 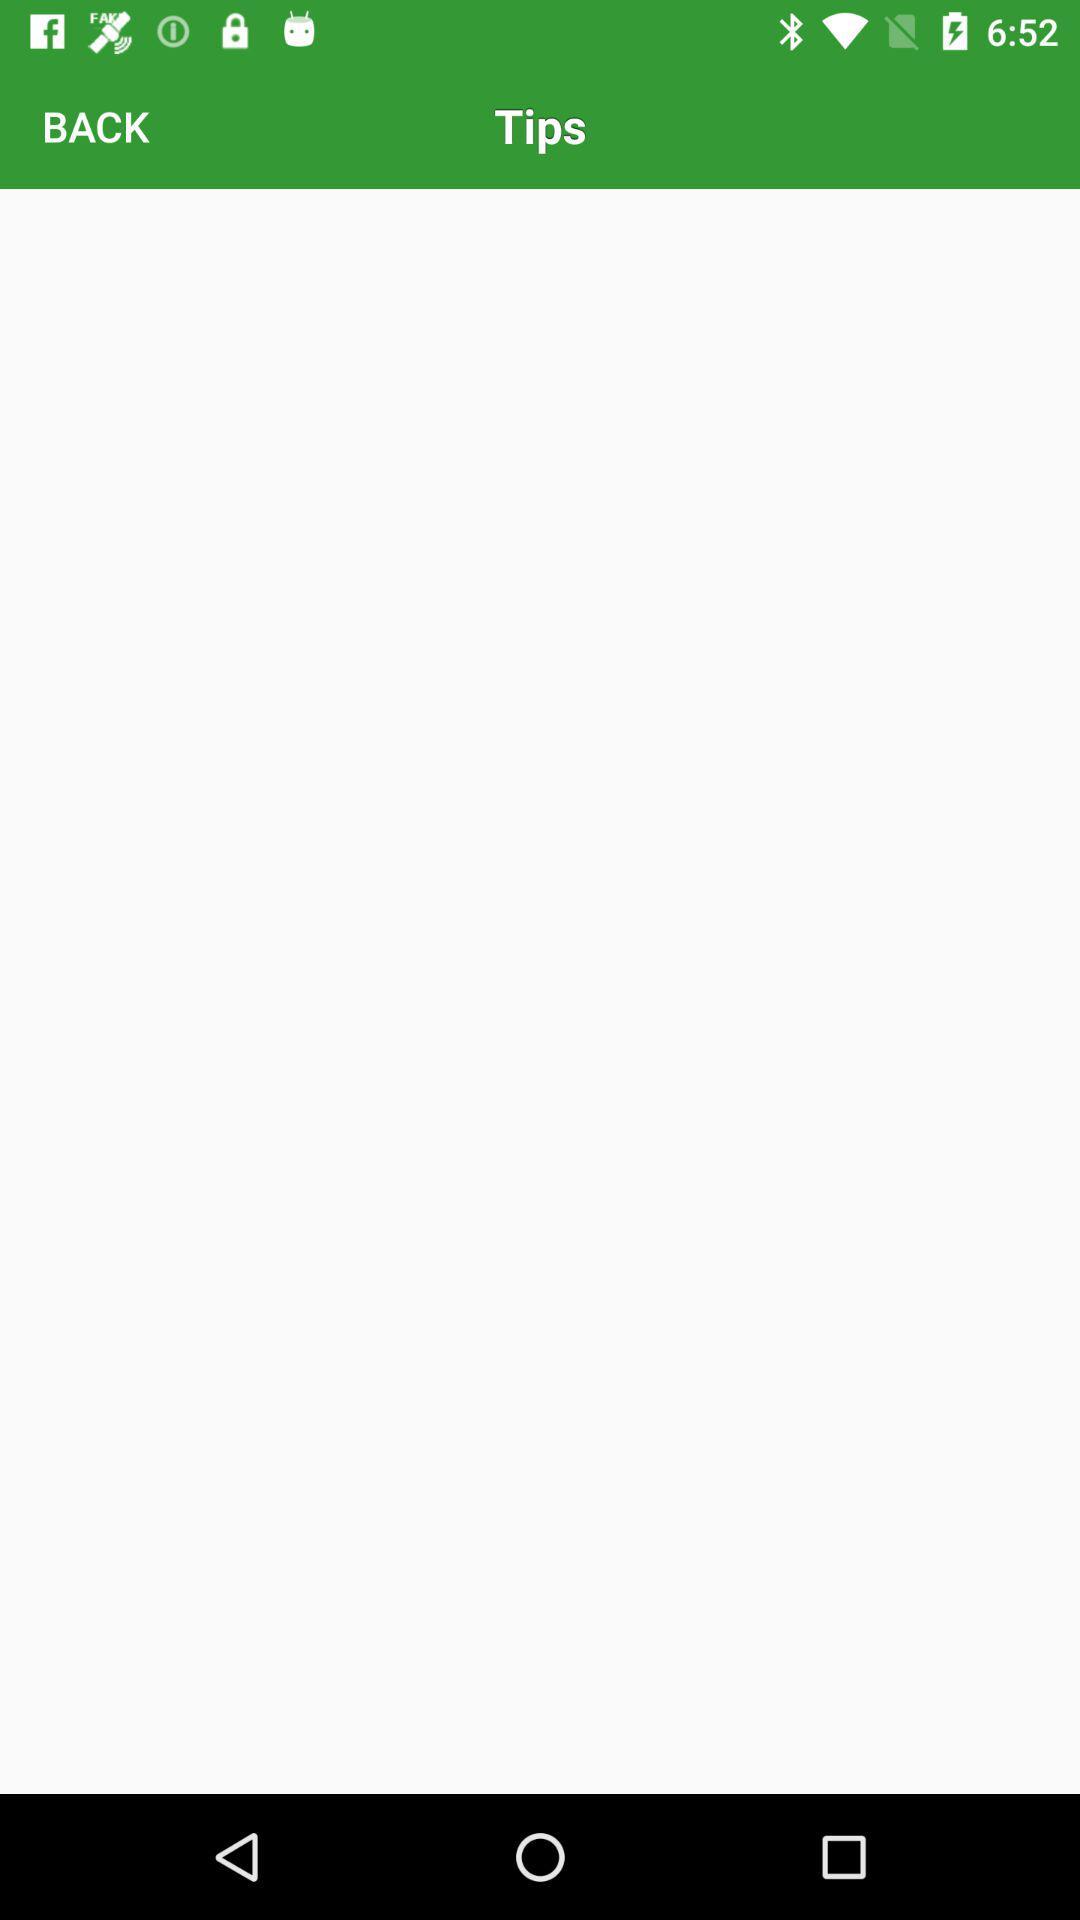 I want to click on the back item, so click(x=95, y=124).